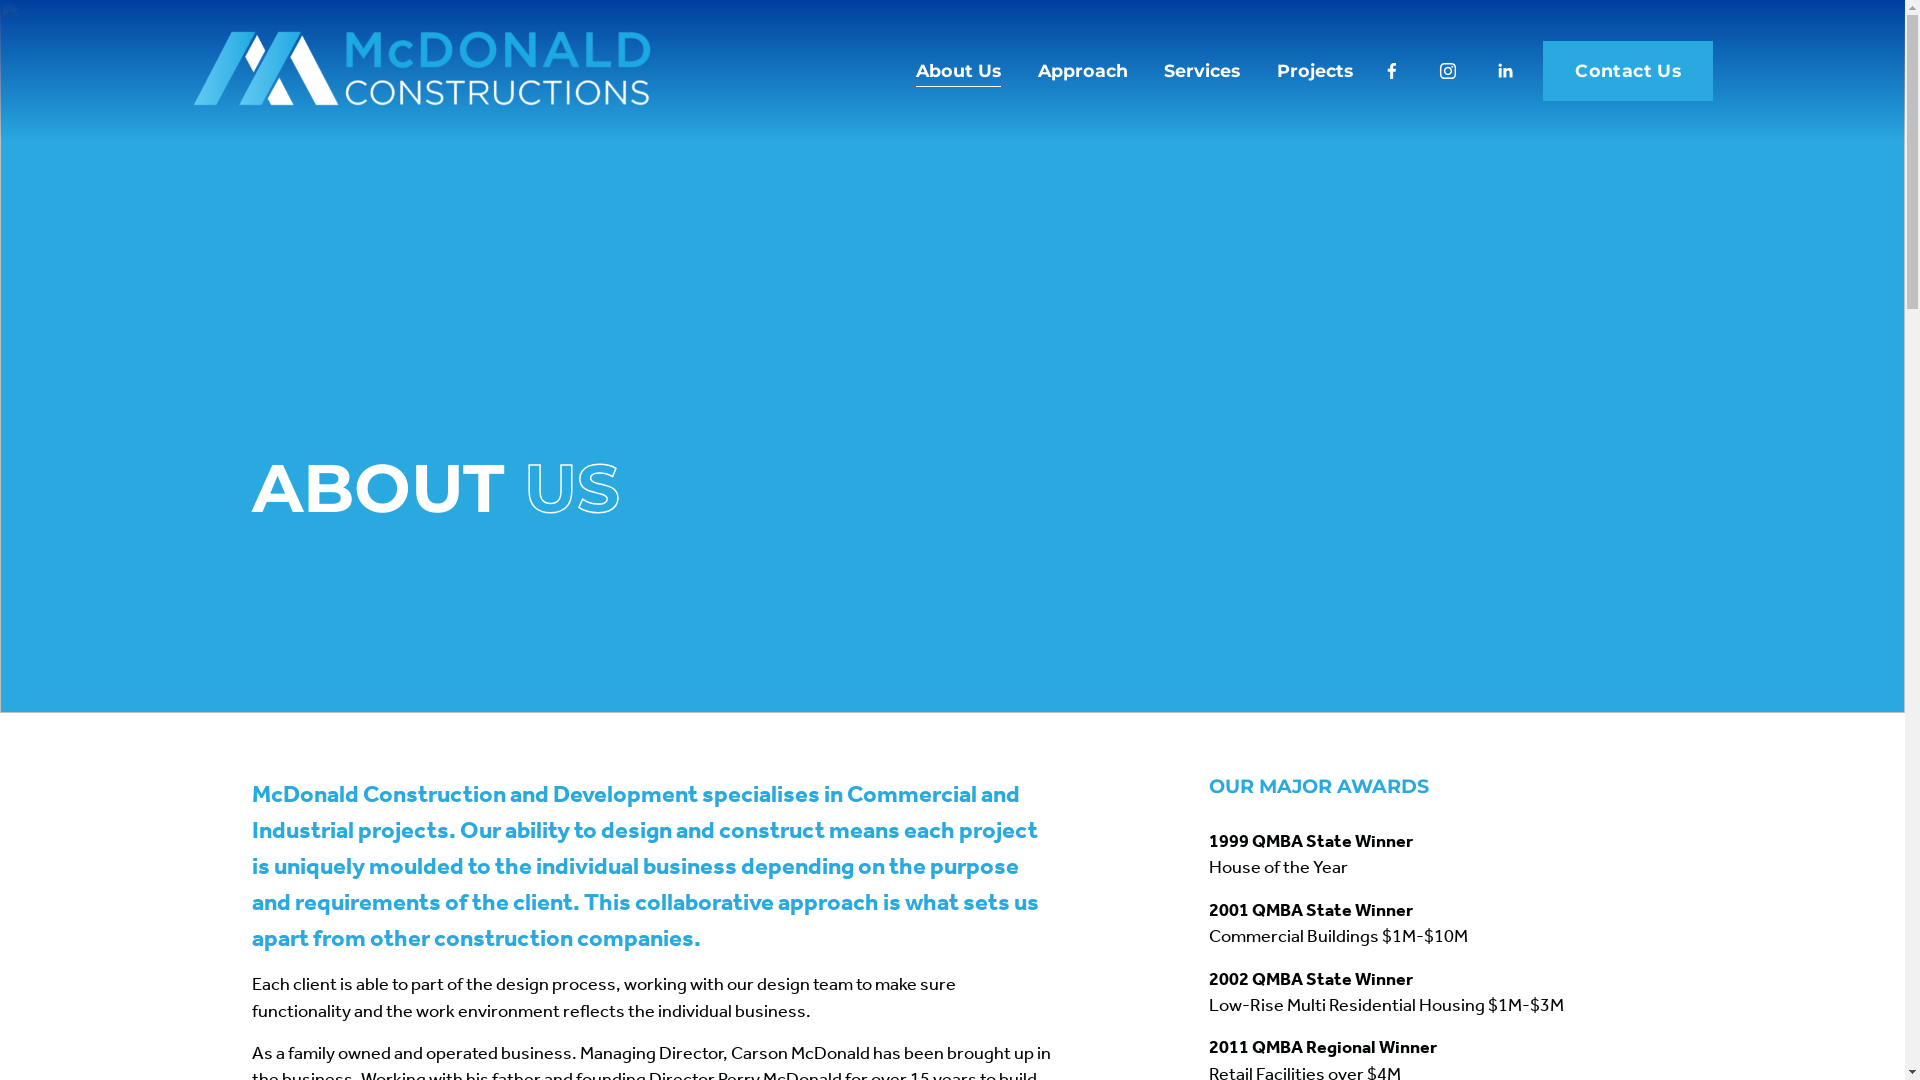  Describe the element at coordinates (1541, 69) in the screenshot. I see `'Contact Us'` at that location.